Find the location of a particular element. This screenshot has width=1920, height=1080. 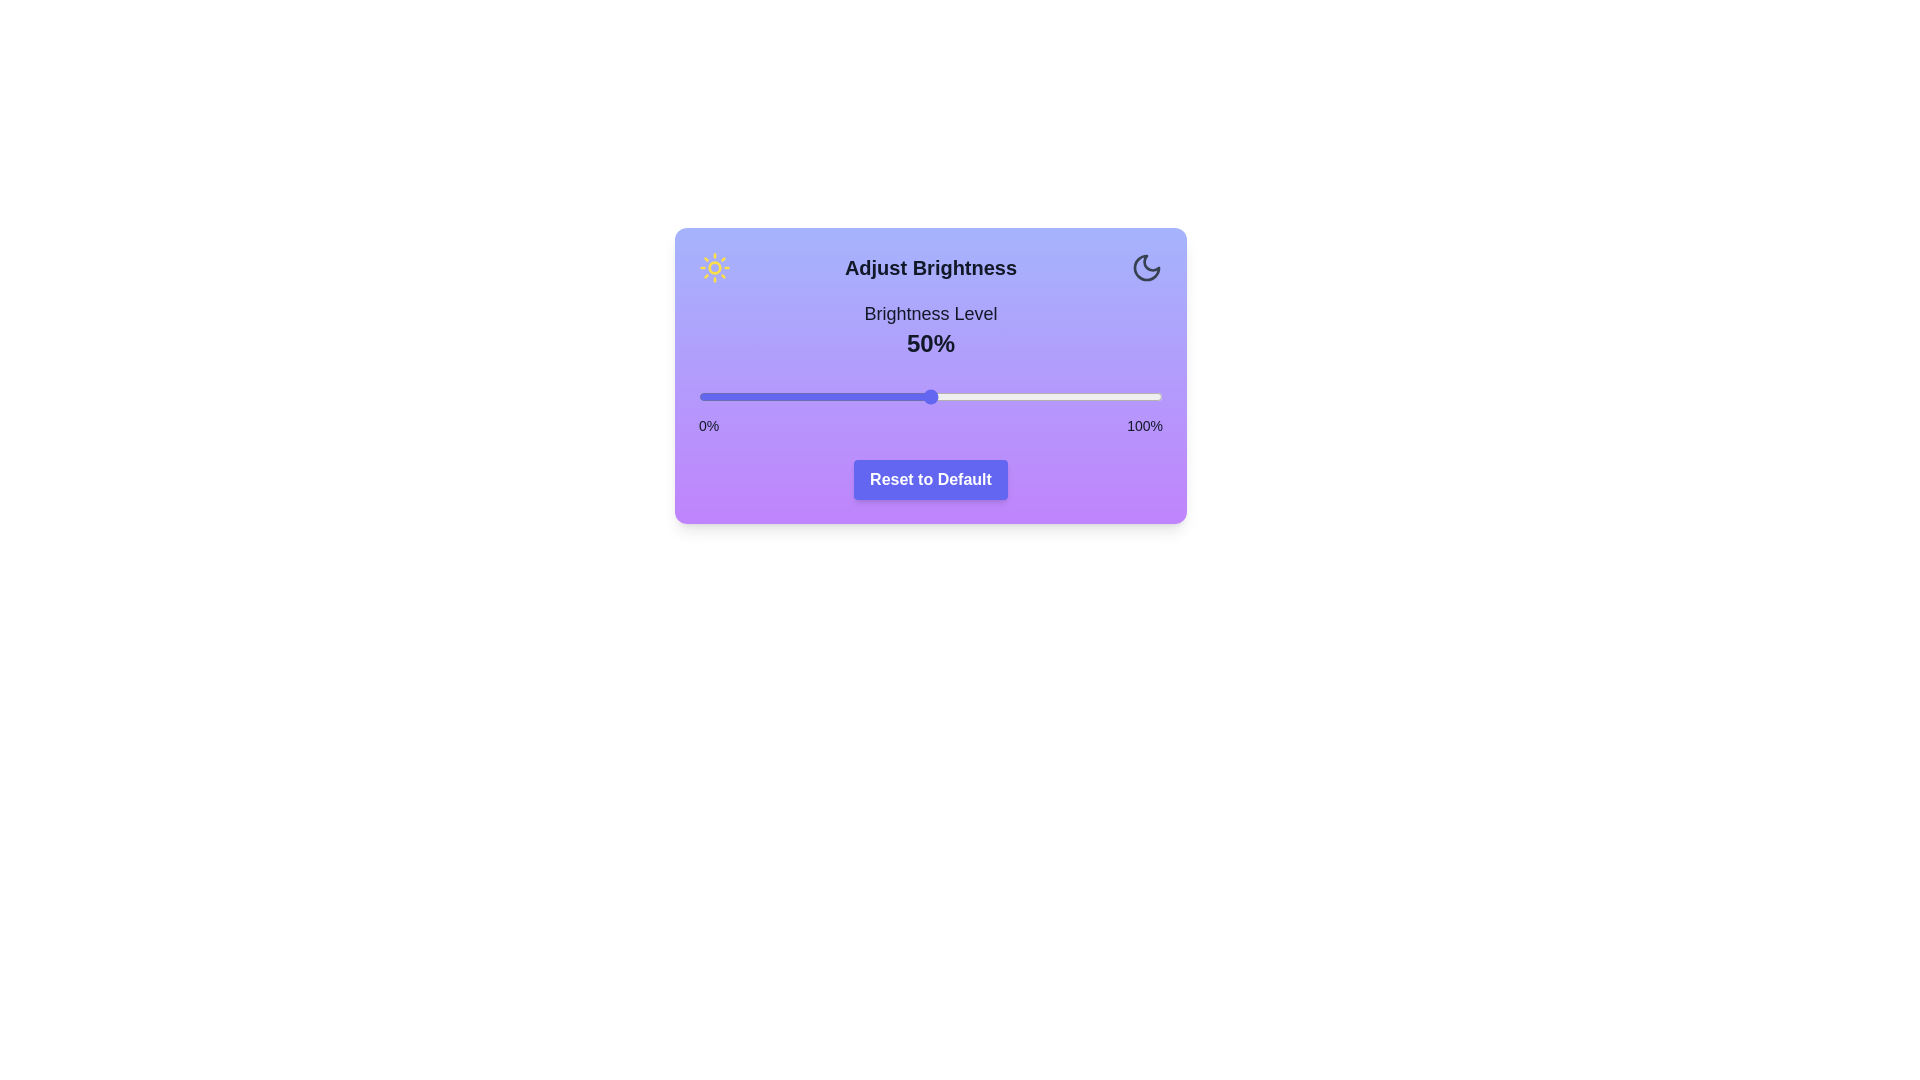

the brightness to 47% by moving the slider is located at coordinates (915, 397).